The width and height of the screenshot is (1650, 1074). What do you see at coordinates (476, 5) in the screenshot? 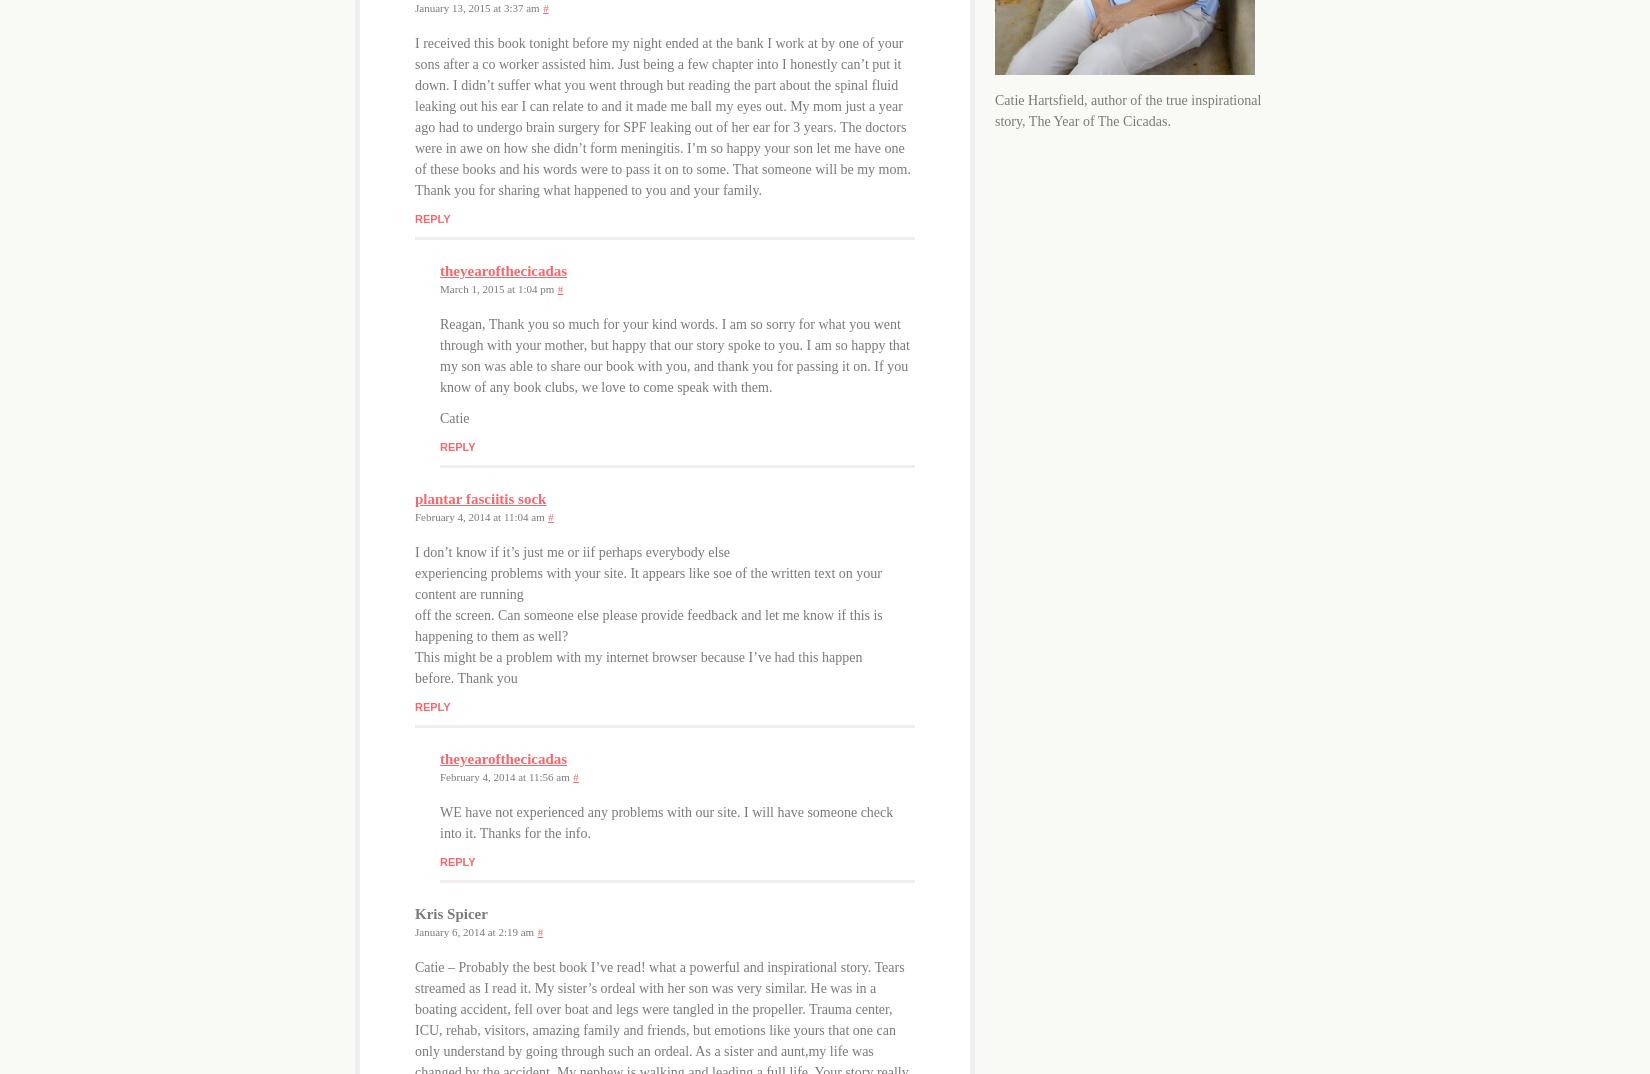
I see `'January 13, 2015 at 3:37 am'` at bounding box center [476, 5].